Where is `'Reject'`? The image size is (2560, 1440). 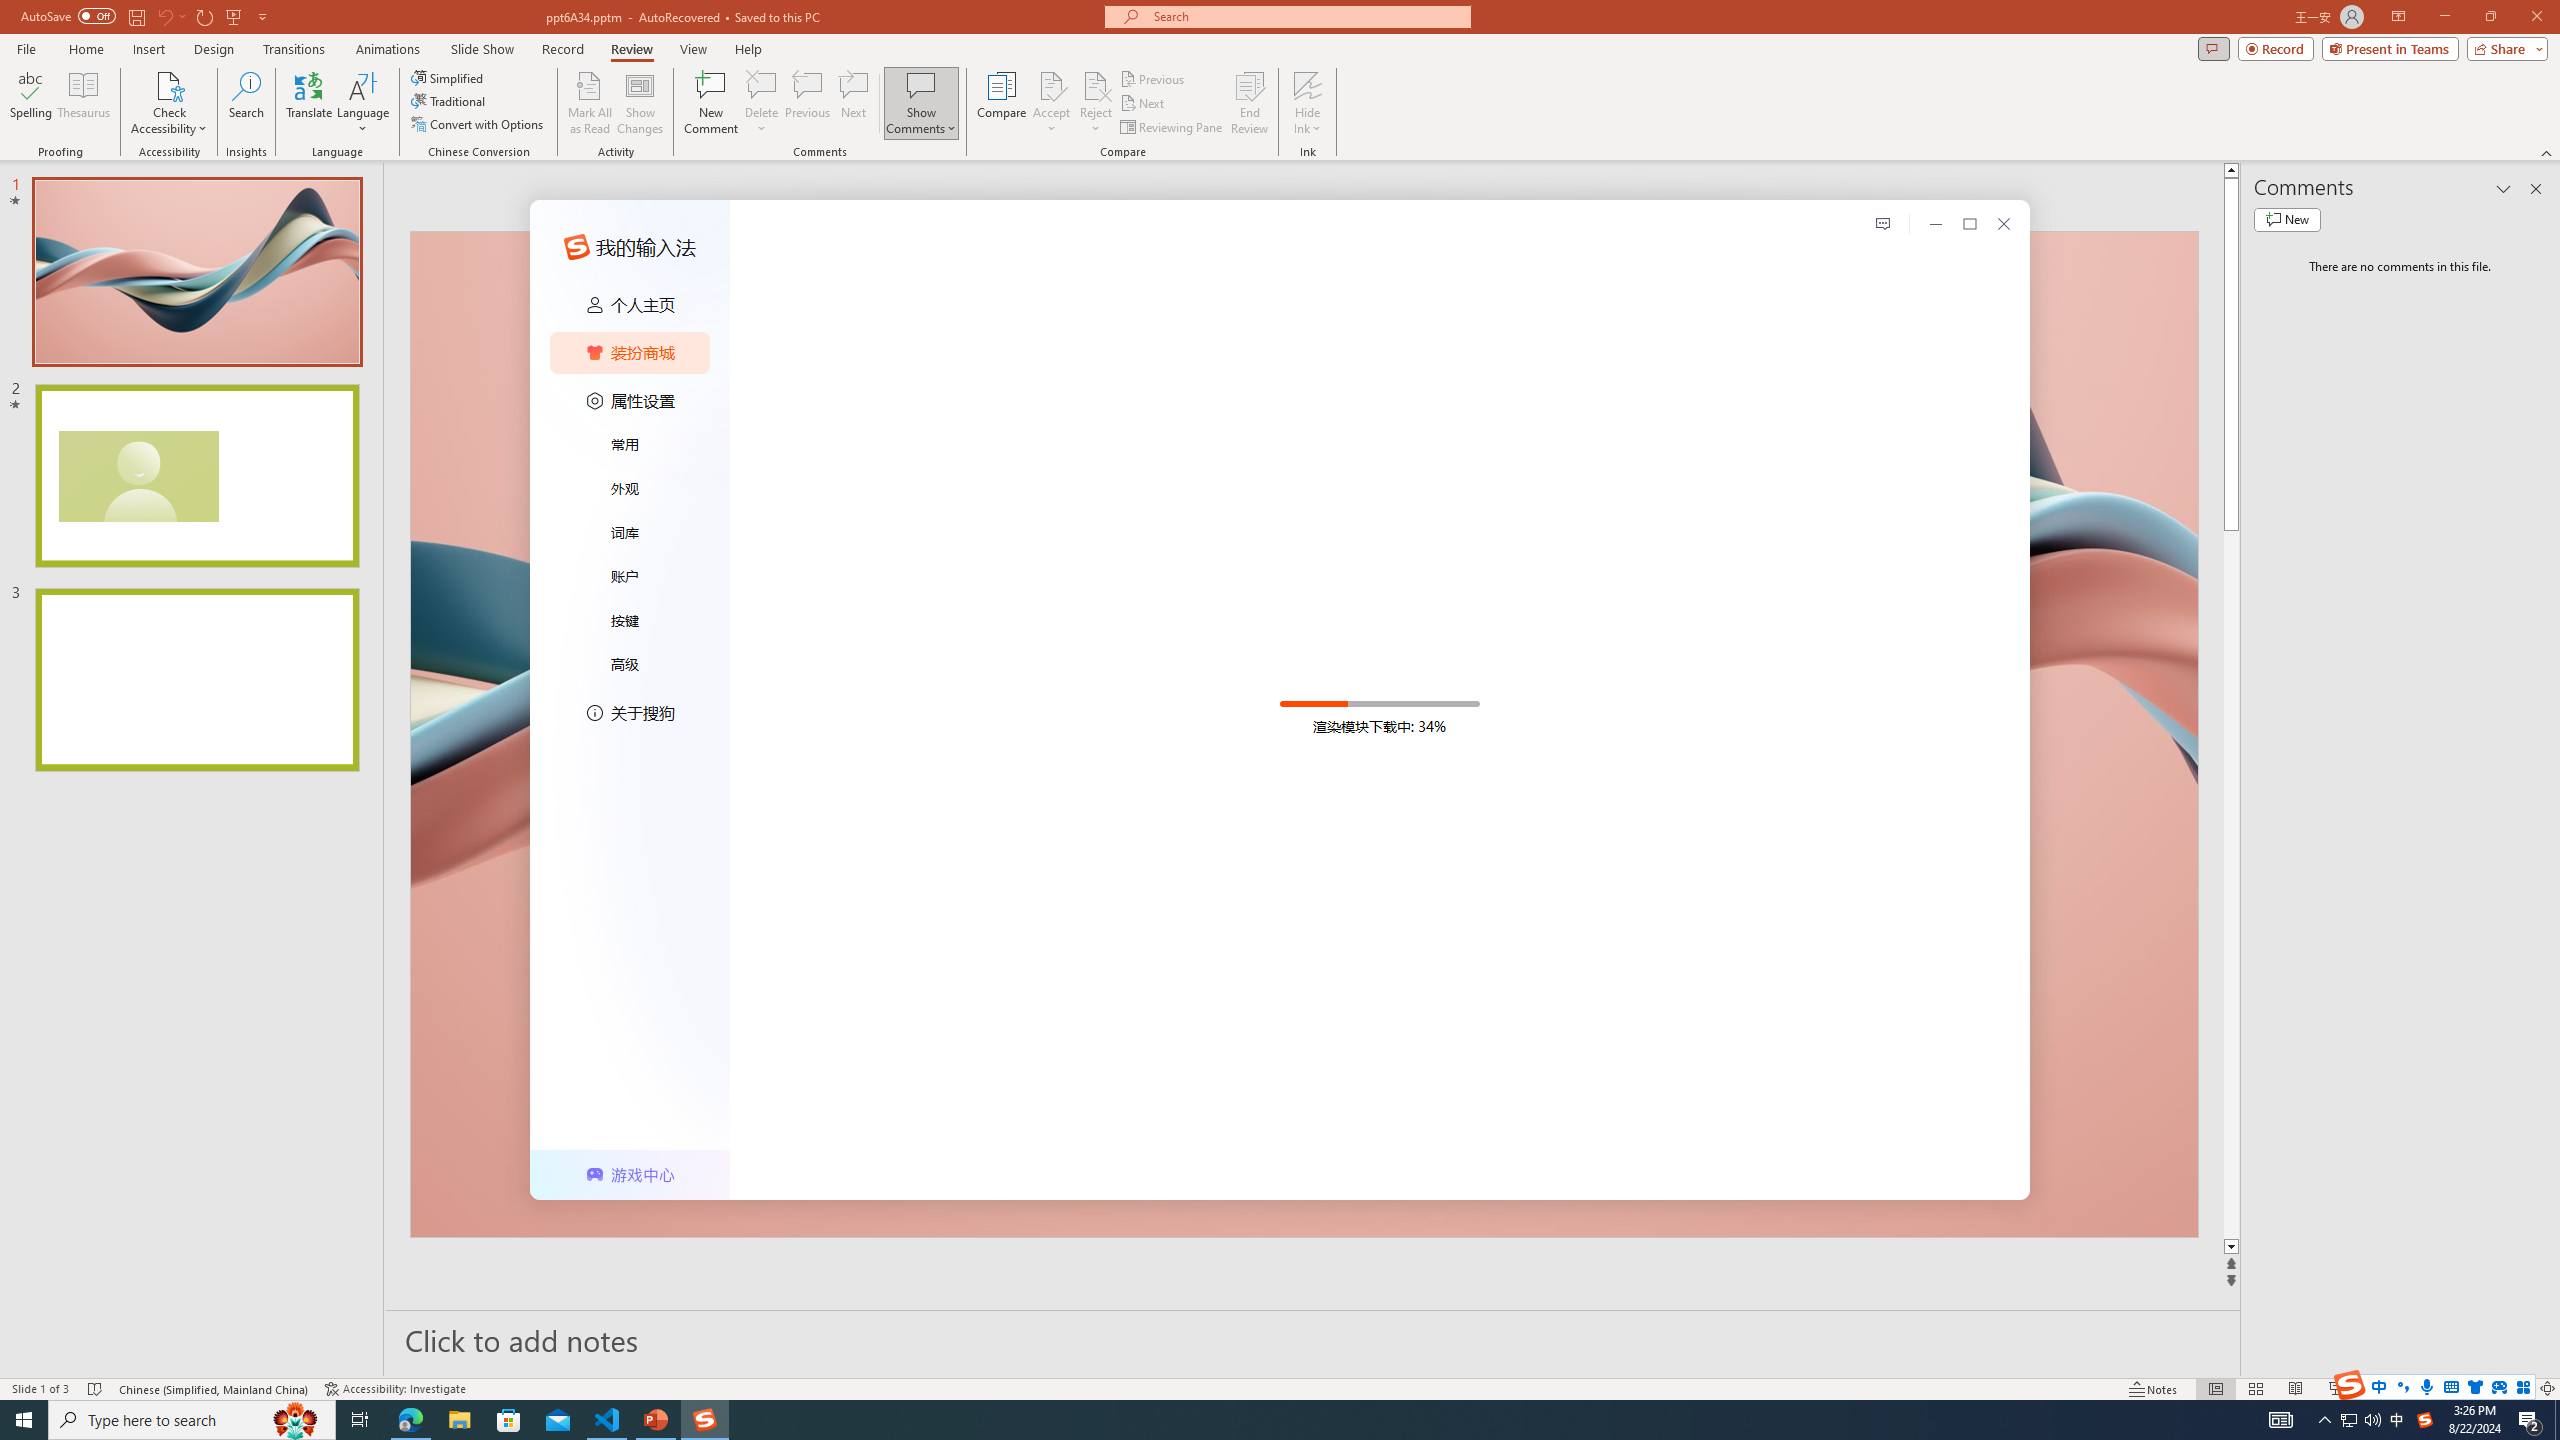 'Reject' is located at coordinates (1094, 103).